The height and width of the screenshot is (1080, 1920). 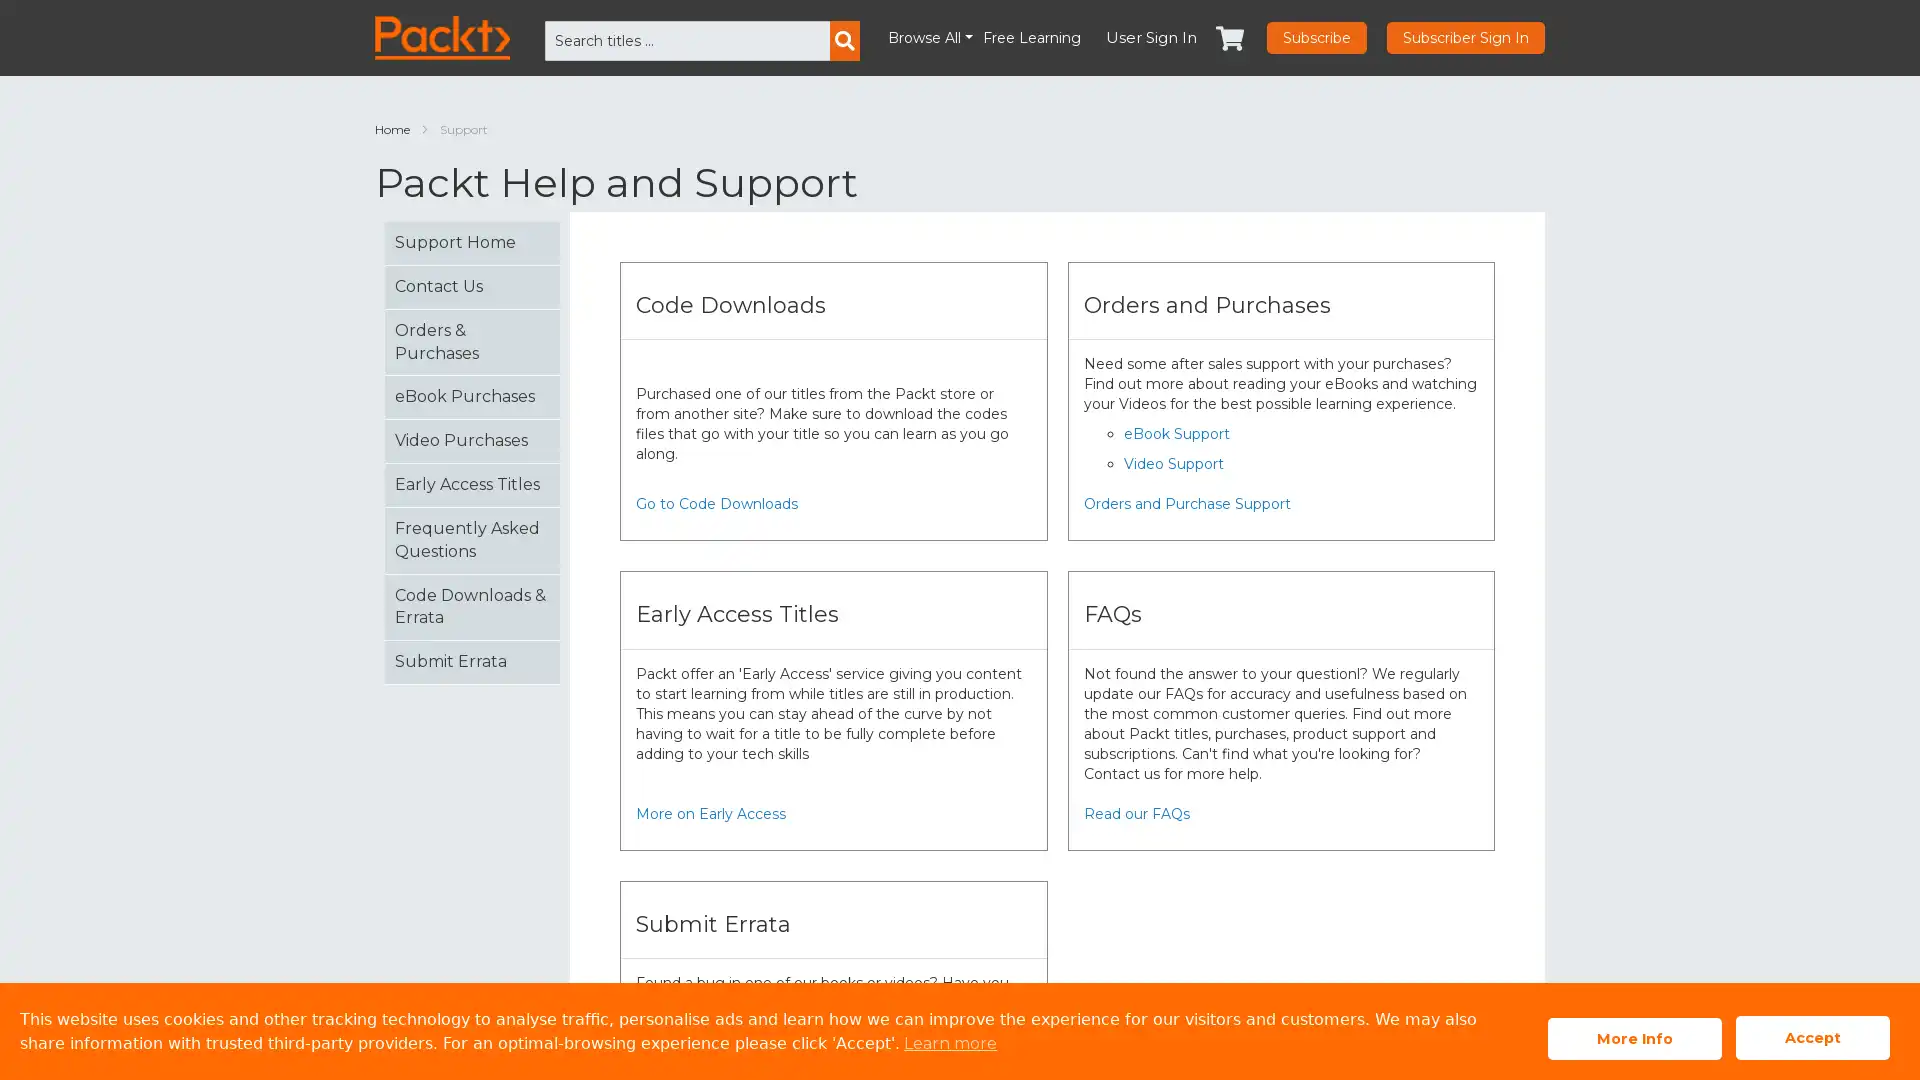 What do you see at coordinates (1316, 38) in the screenshot?
I see `Subscribe` at bounding box center [1316, 38].